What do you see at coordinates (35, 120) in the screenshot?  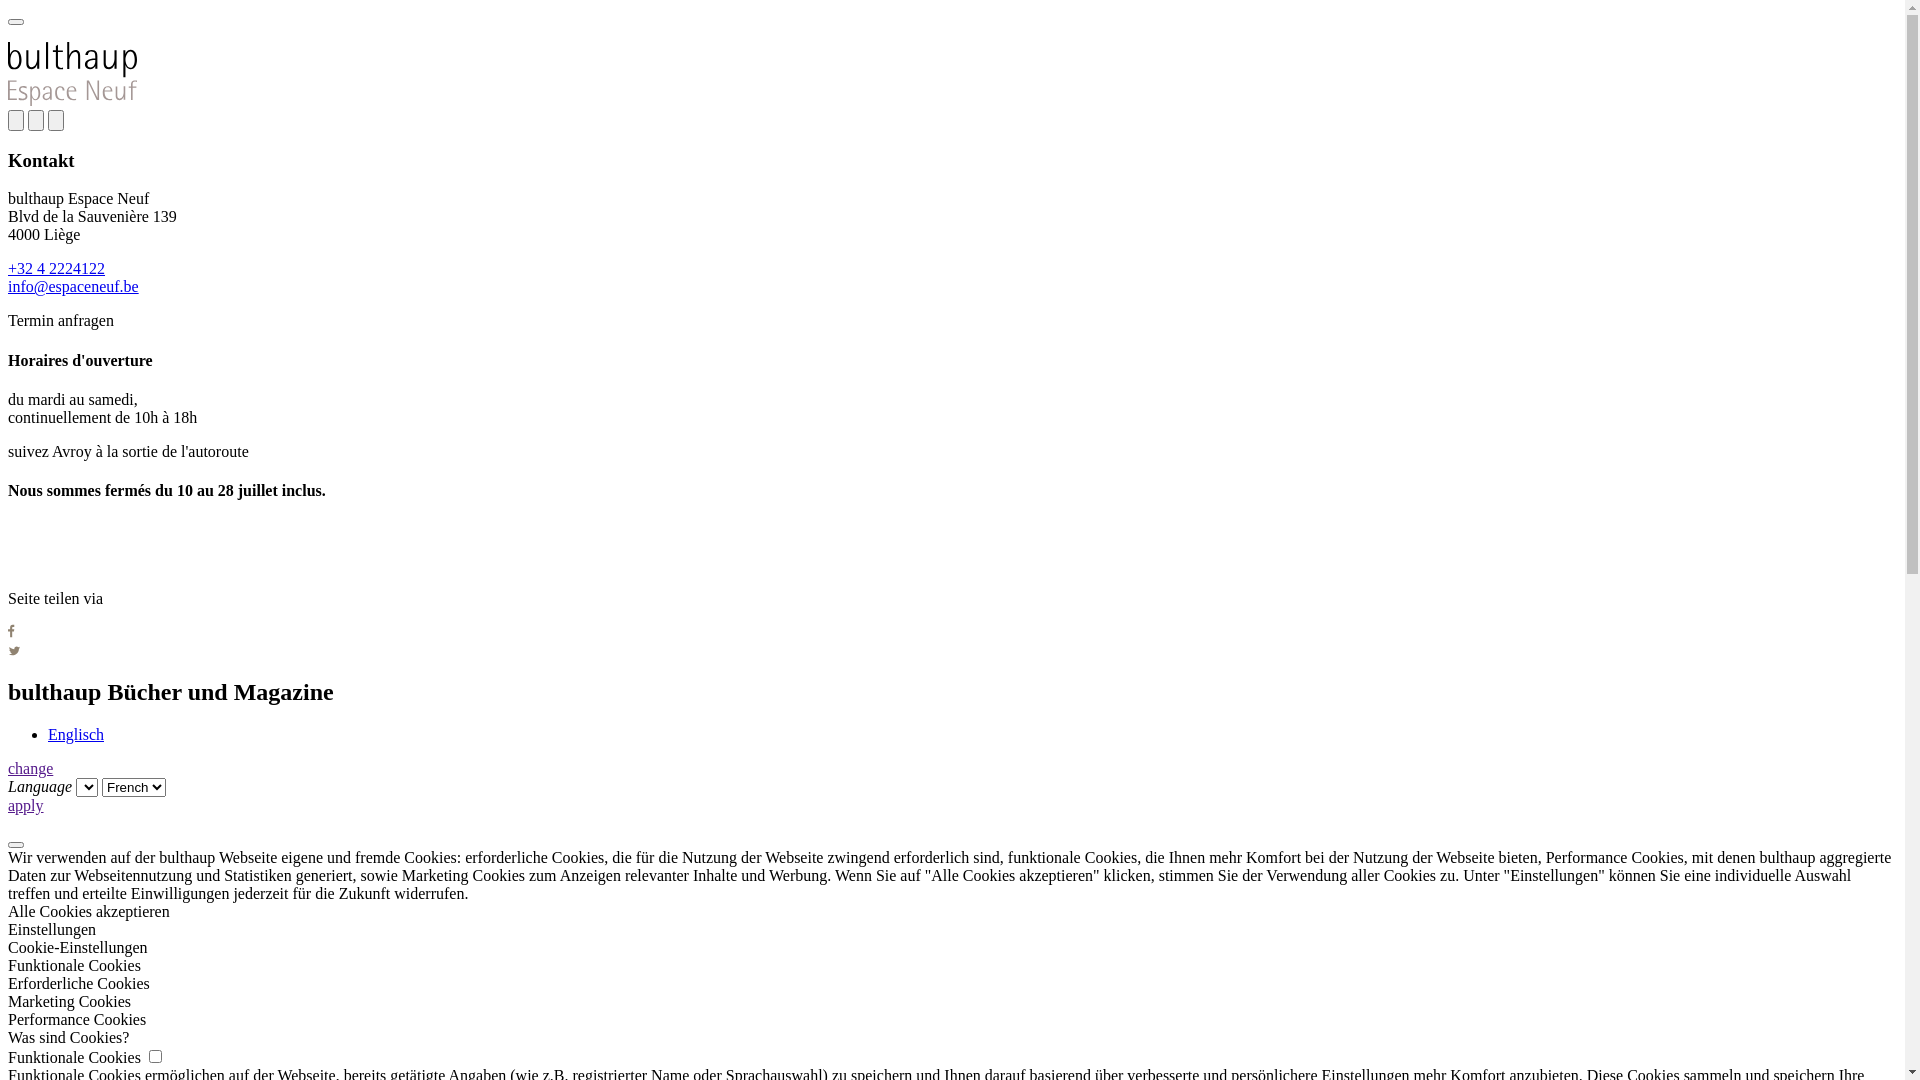 I see `'share'` at bounding box center [35, 120].